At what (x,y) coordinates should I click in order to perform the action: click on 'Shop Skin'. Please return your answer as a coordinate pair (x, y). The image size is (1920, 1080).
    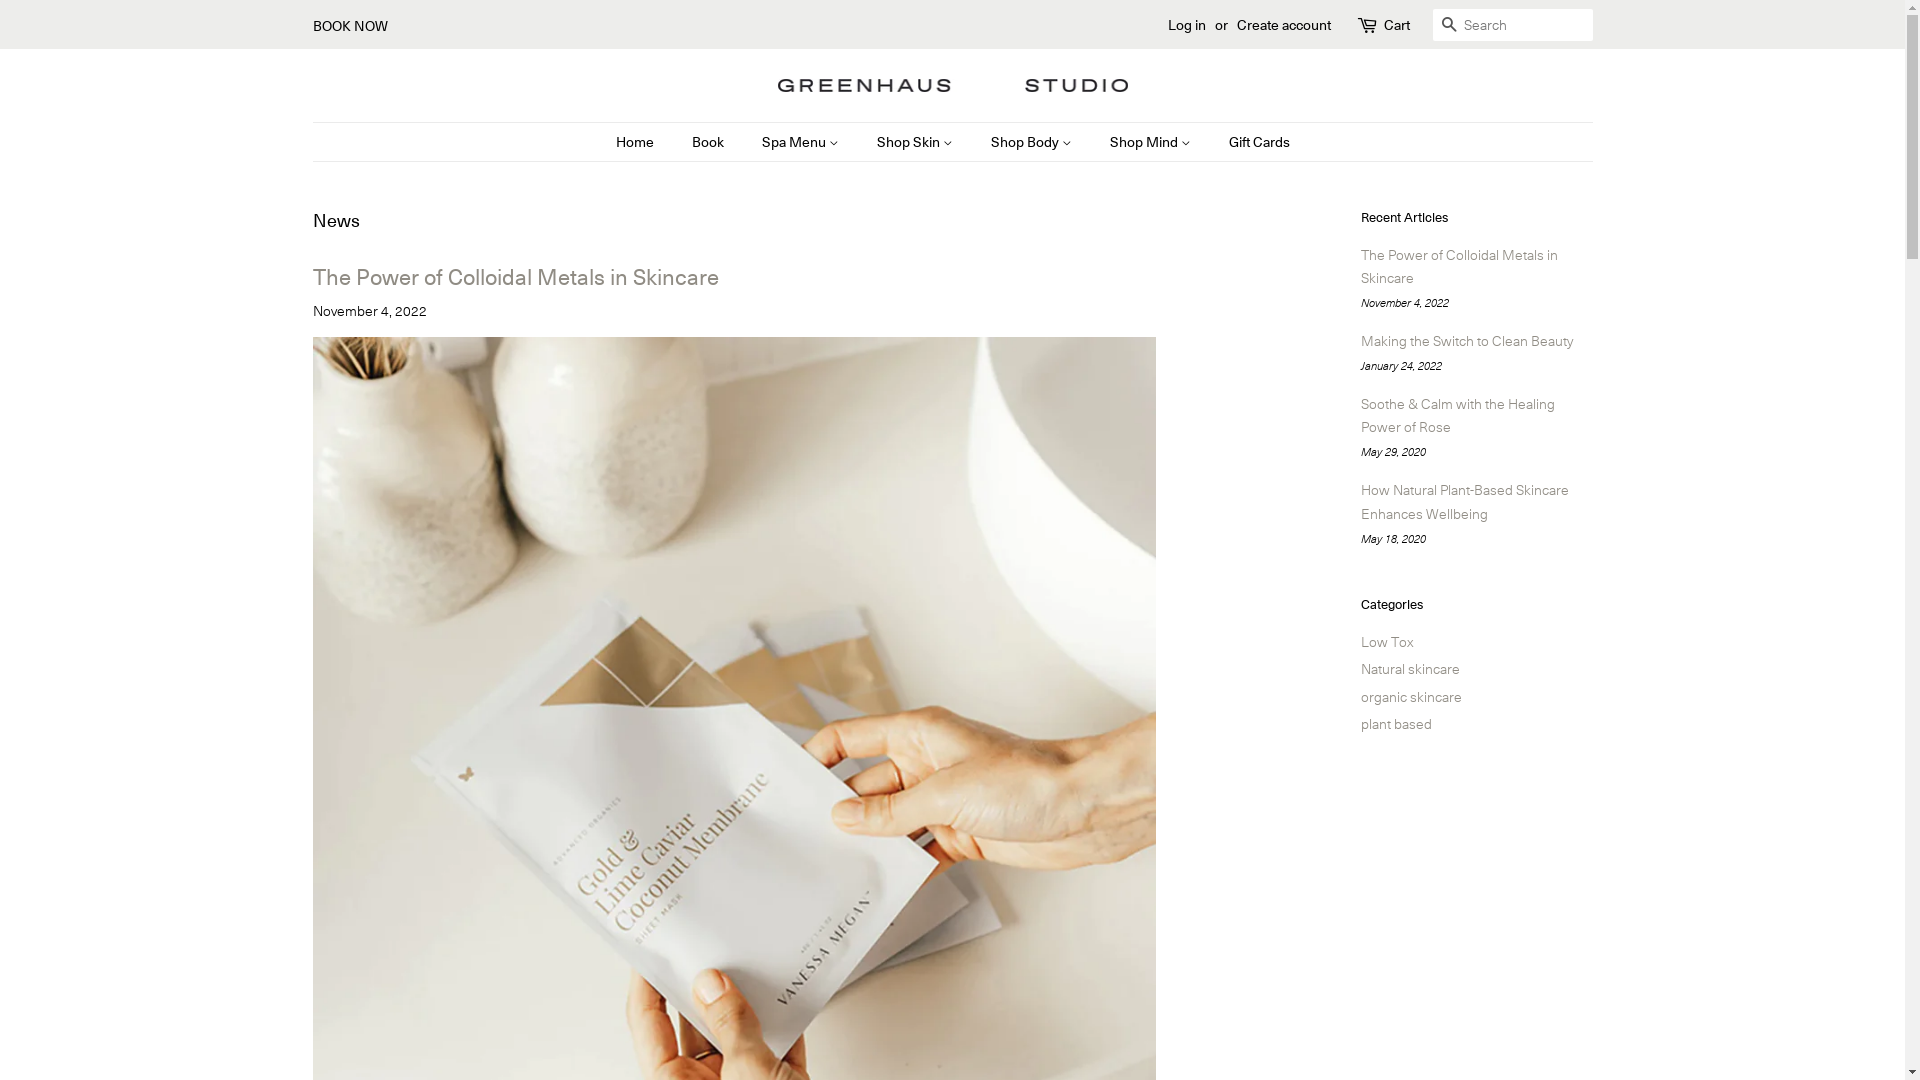
    Looking at the image, I should click on (862, 141).